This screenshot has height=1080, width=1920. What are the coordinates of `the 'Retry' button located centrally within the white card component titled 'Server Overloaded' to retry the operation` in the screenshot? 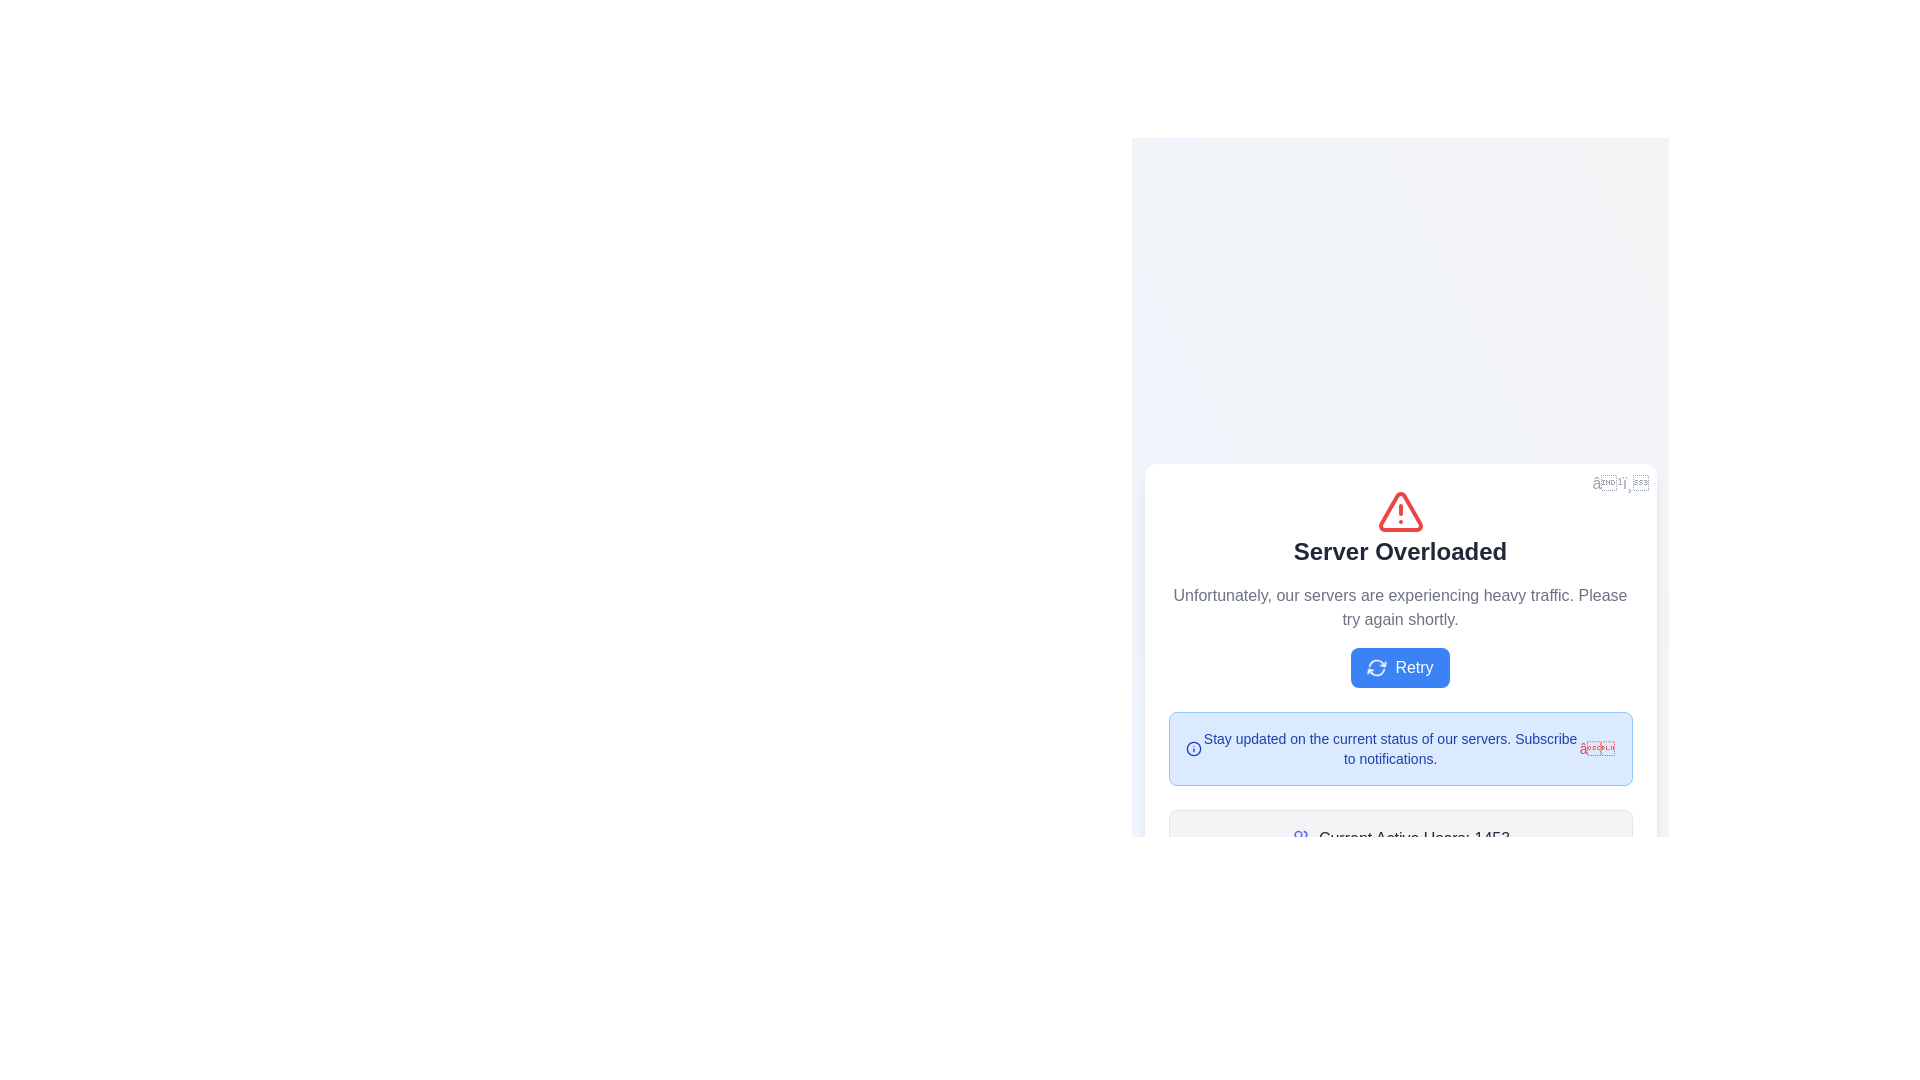 It's located at (1399, 667).